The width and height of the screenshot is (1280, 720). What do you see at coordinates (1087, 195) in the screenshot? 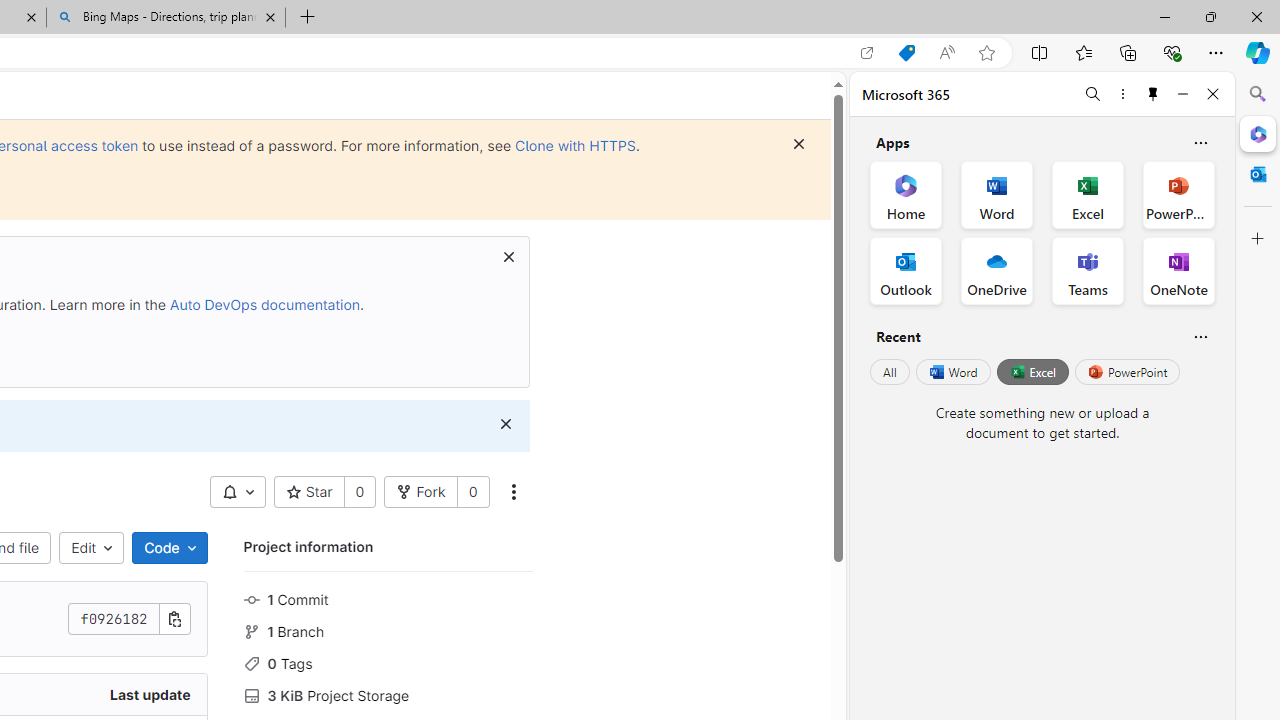
I see `'Excel Office App'` at bounding box center [1087, 195].